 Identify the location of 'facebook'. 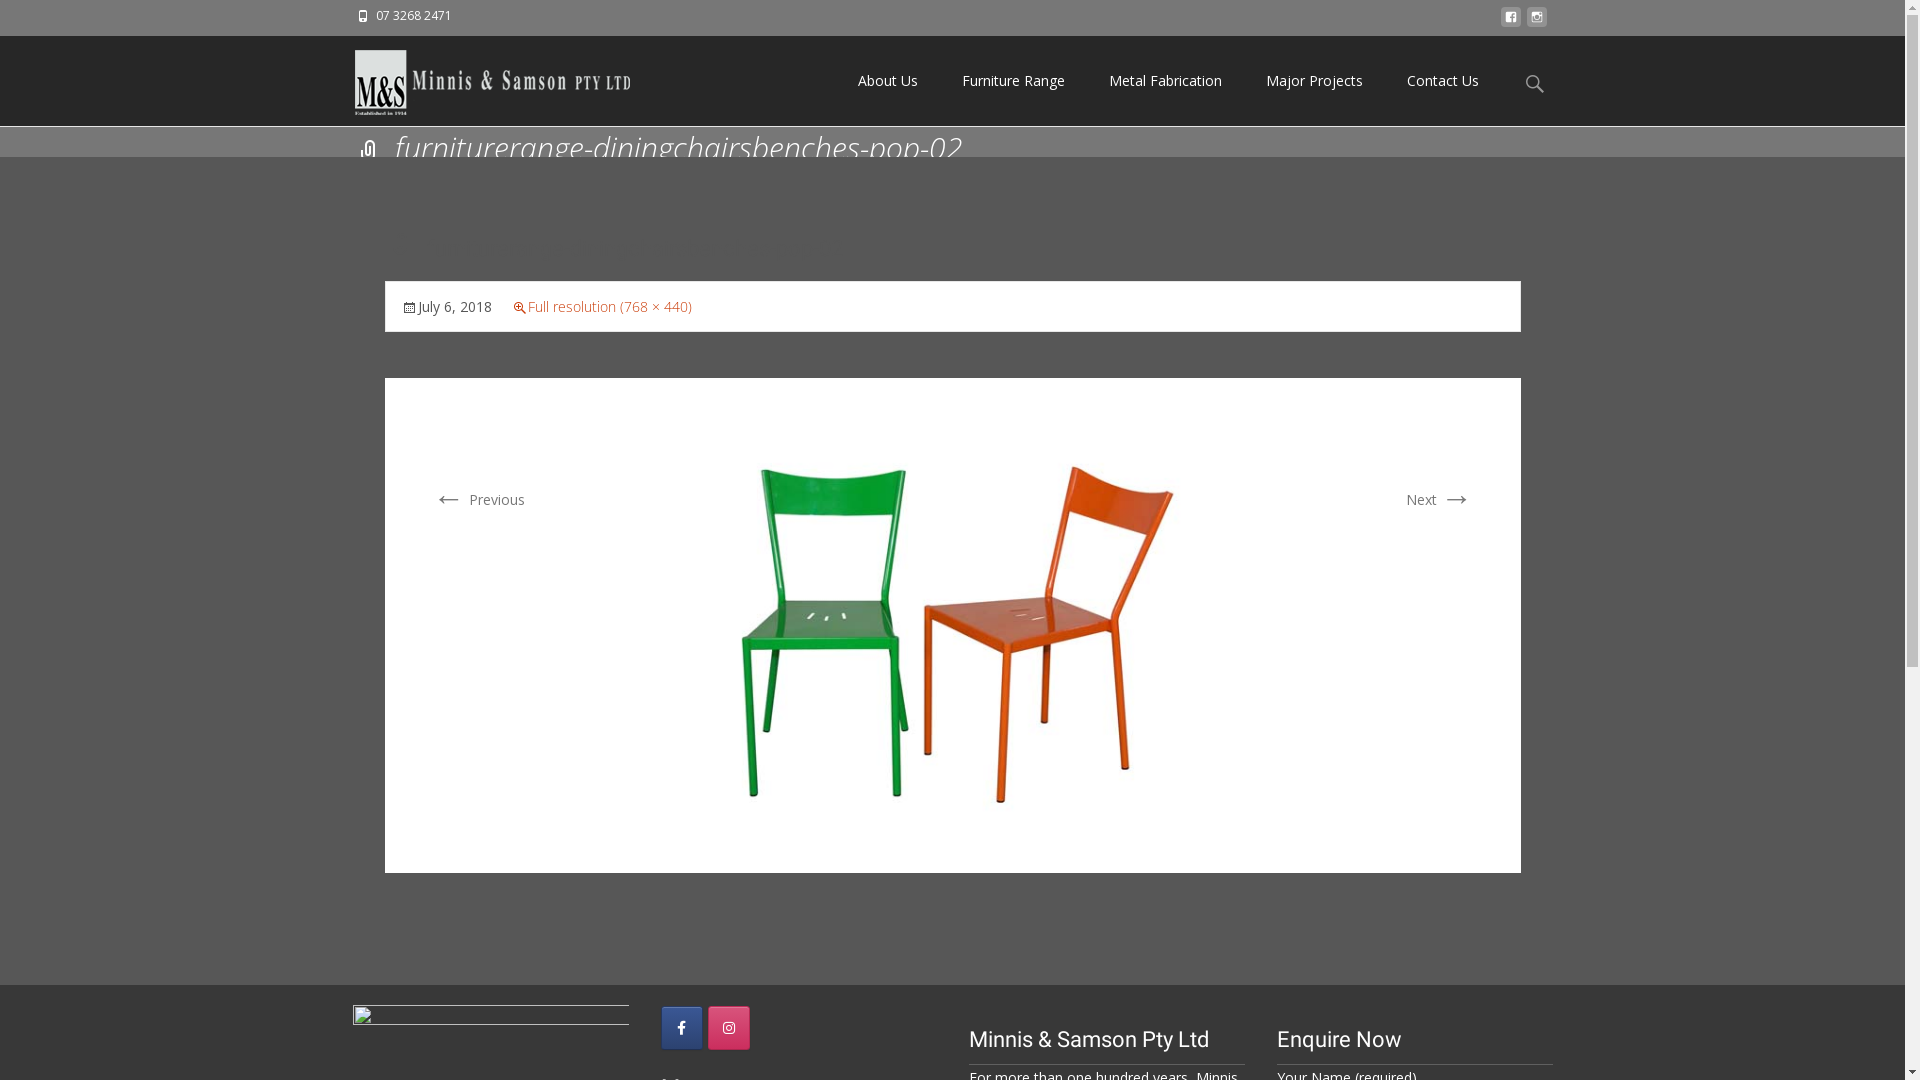
(1499, 22).